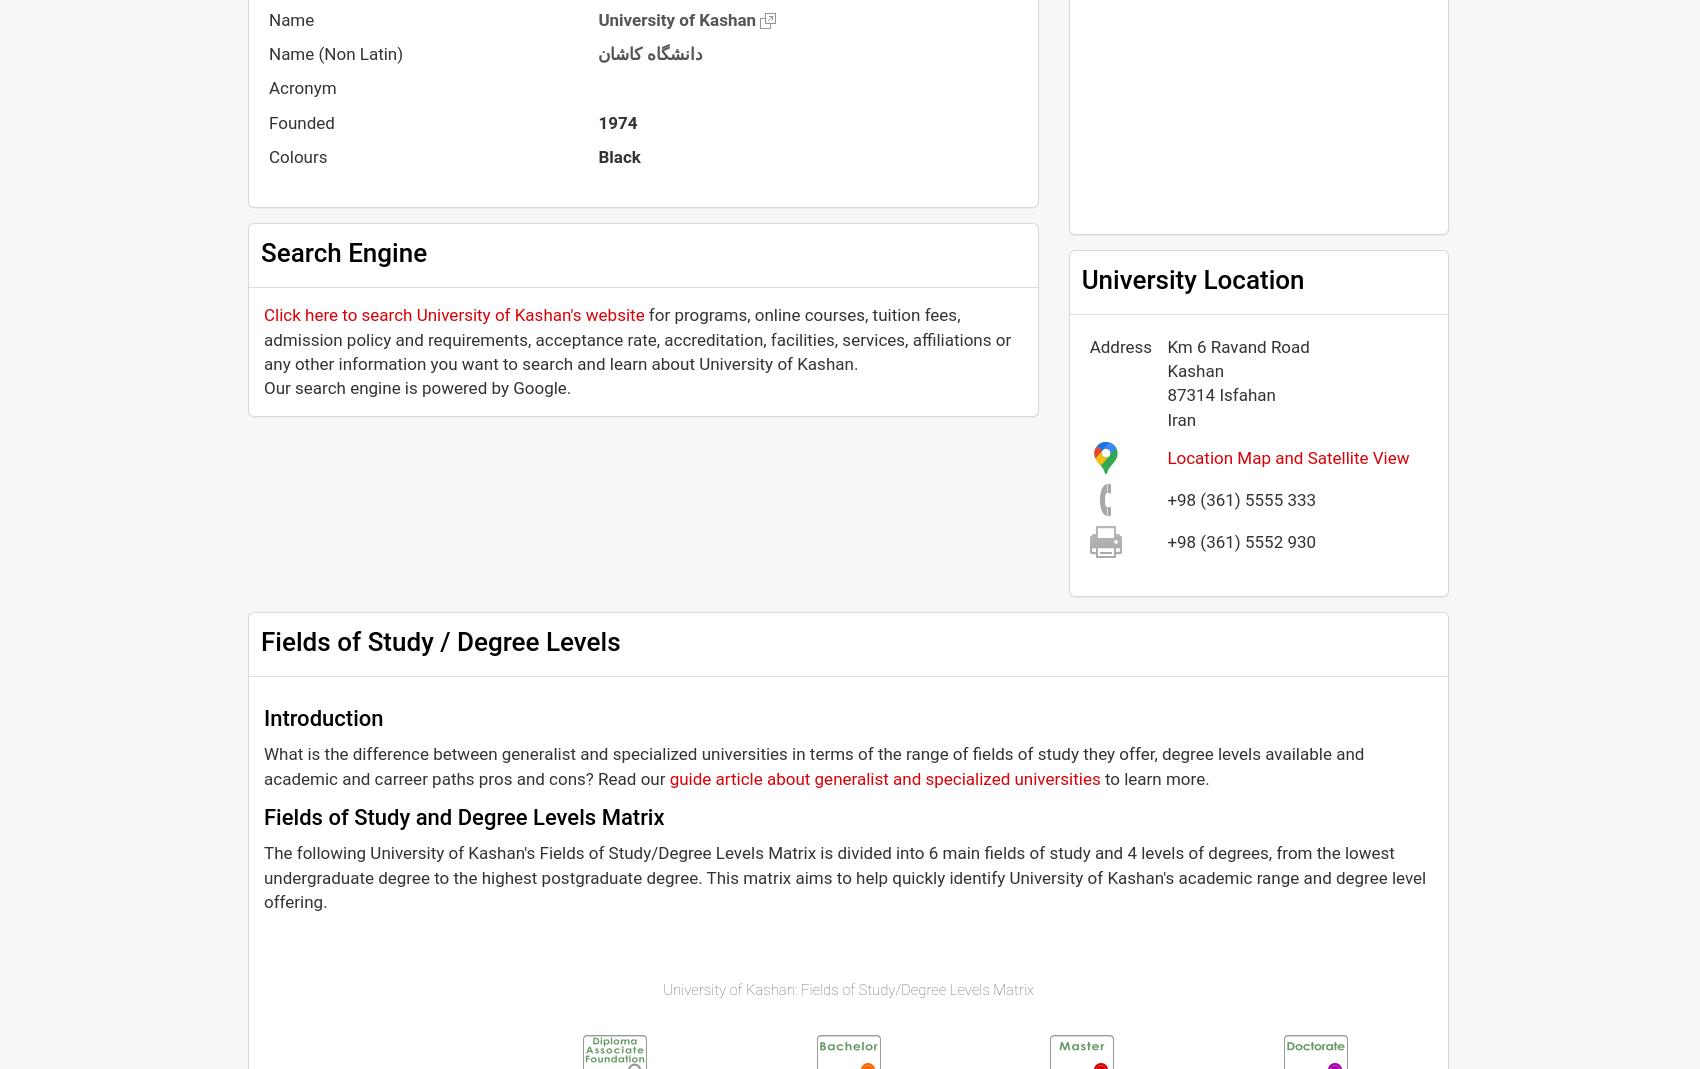  I want to click on '1974', so click(616, 121).